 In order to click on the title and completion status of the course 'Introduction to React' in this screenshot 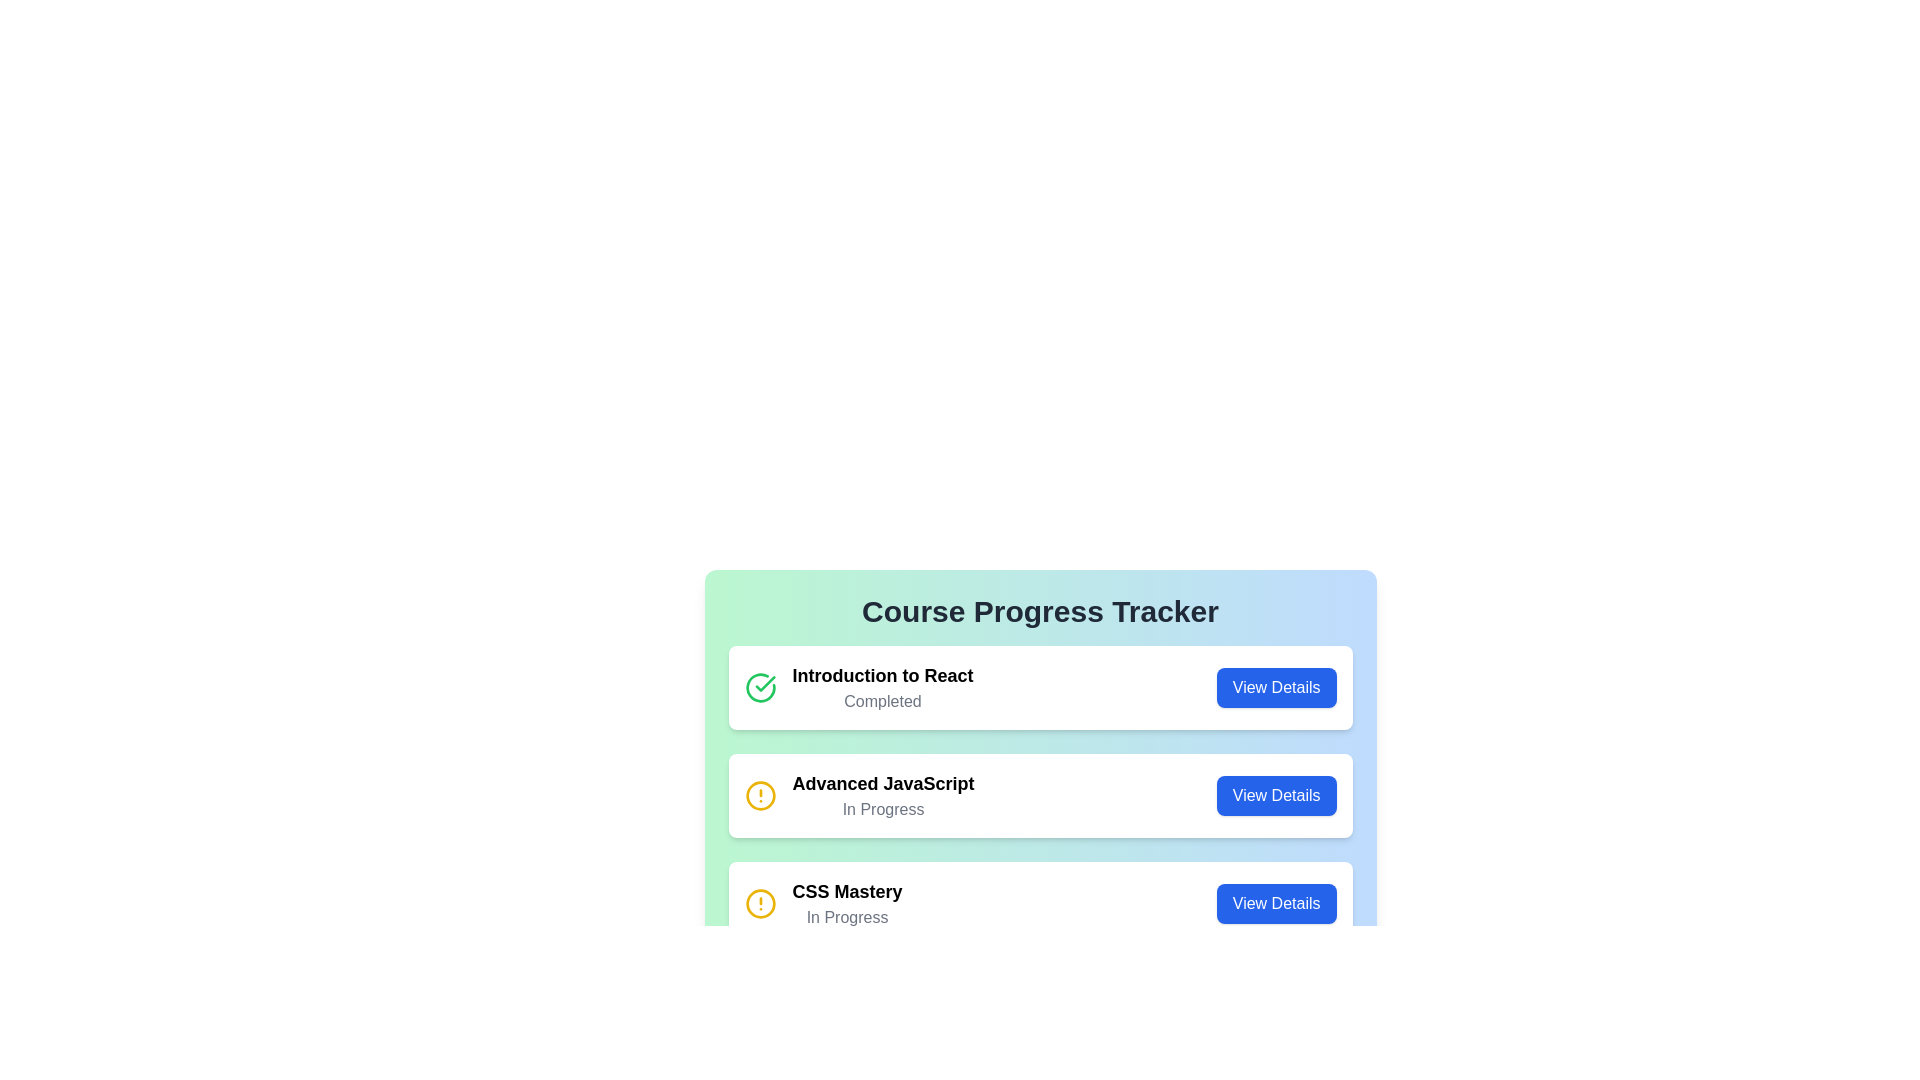, I will do `click(859, 686)`.